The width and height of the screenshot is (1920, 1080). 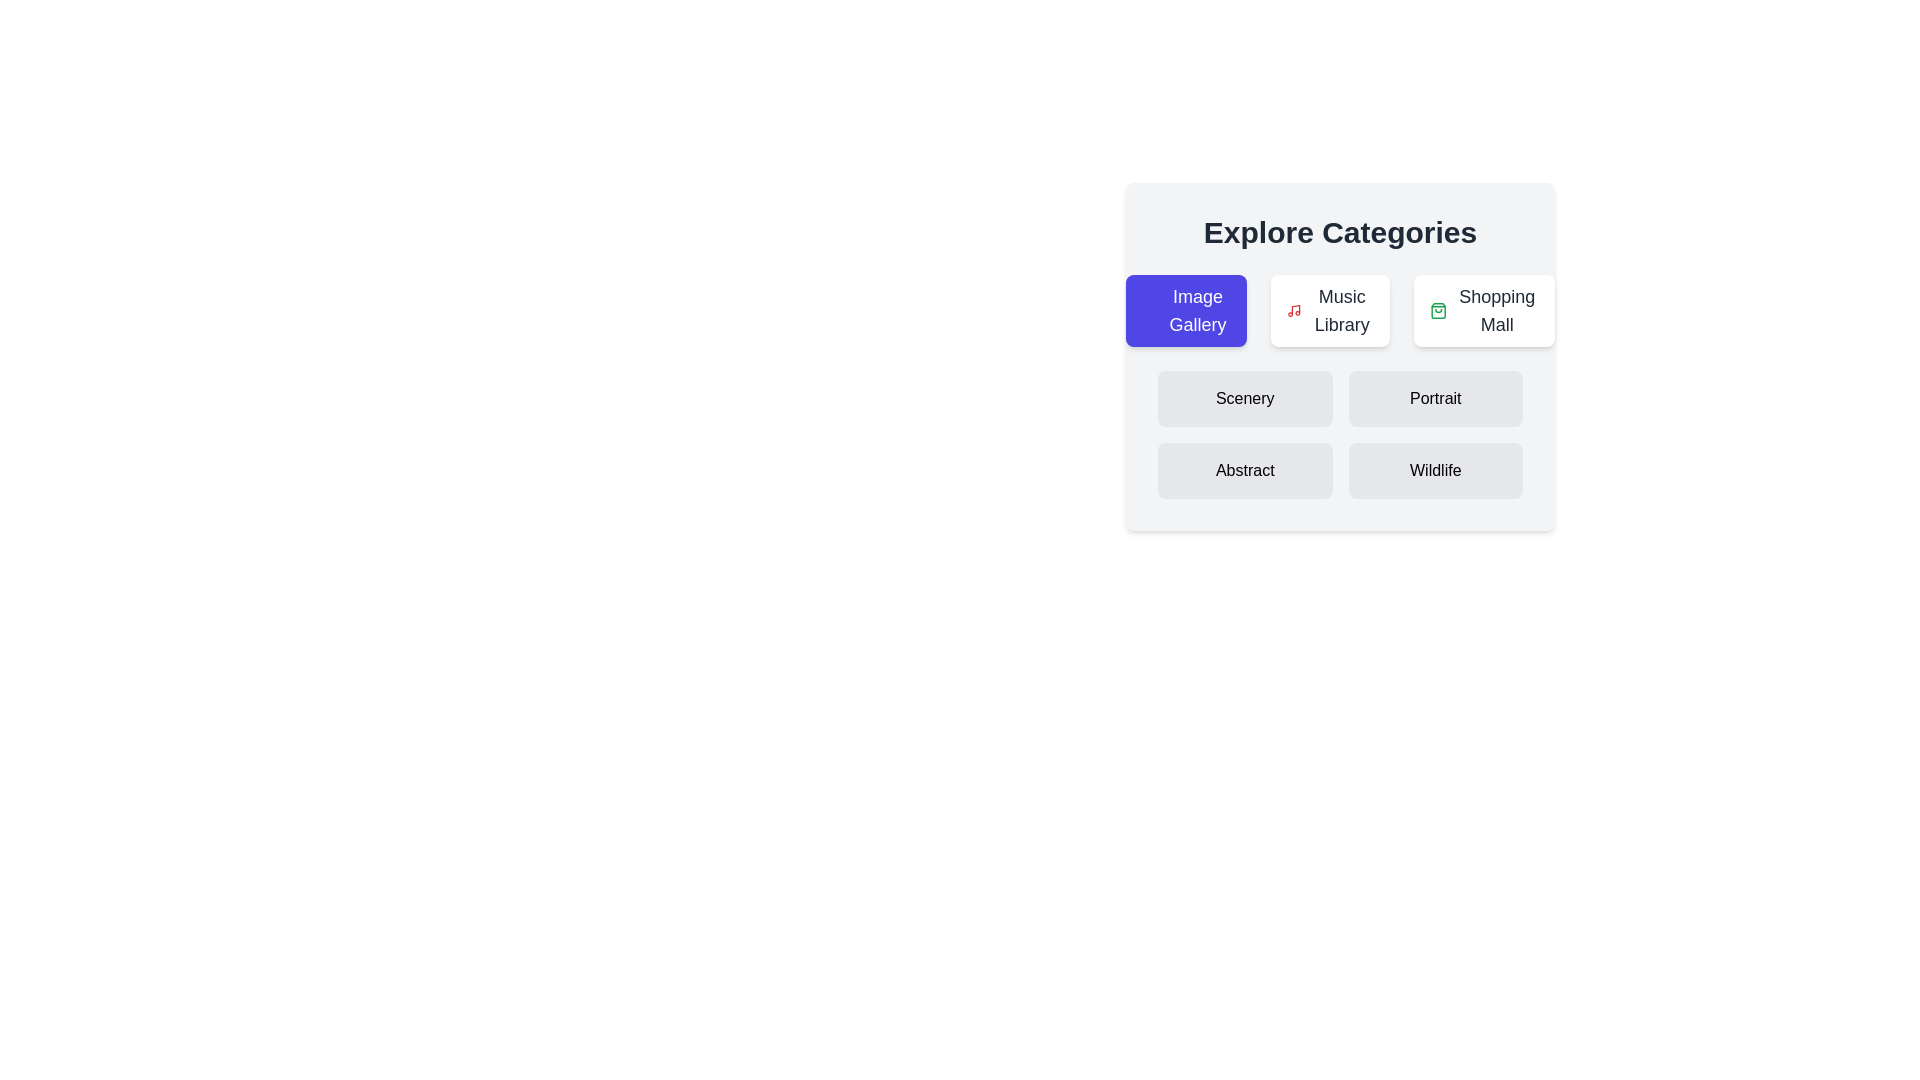 What do you see at coordinates (1434, 470) in the screenshot?
I see `the 'Wildlife' button in the 'Explore Categories' section` at bounding box center [1434, 470].